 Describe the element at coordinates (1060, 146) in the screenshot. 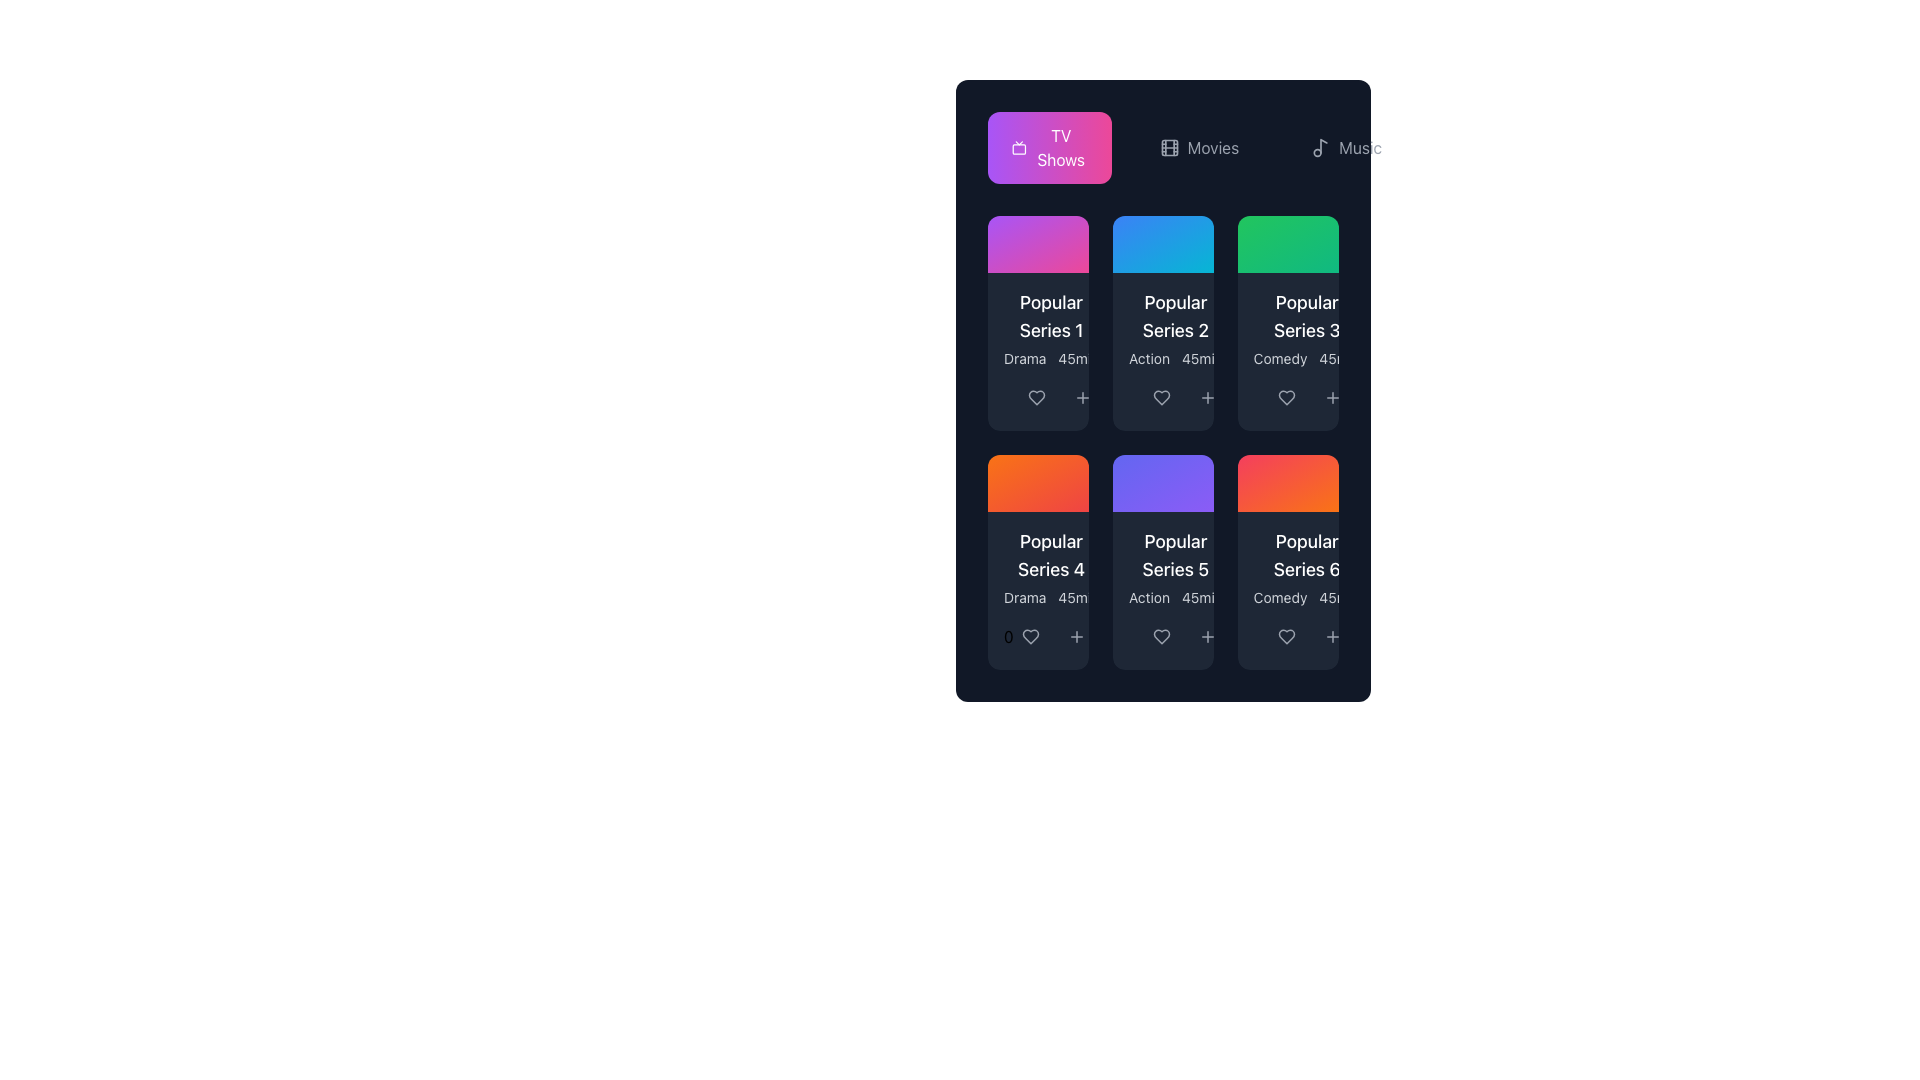

I see `the leftmost button in the horizontal navigation area` at that location.